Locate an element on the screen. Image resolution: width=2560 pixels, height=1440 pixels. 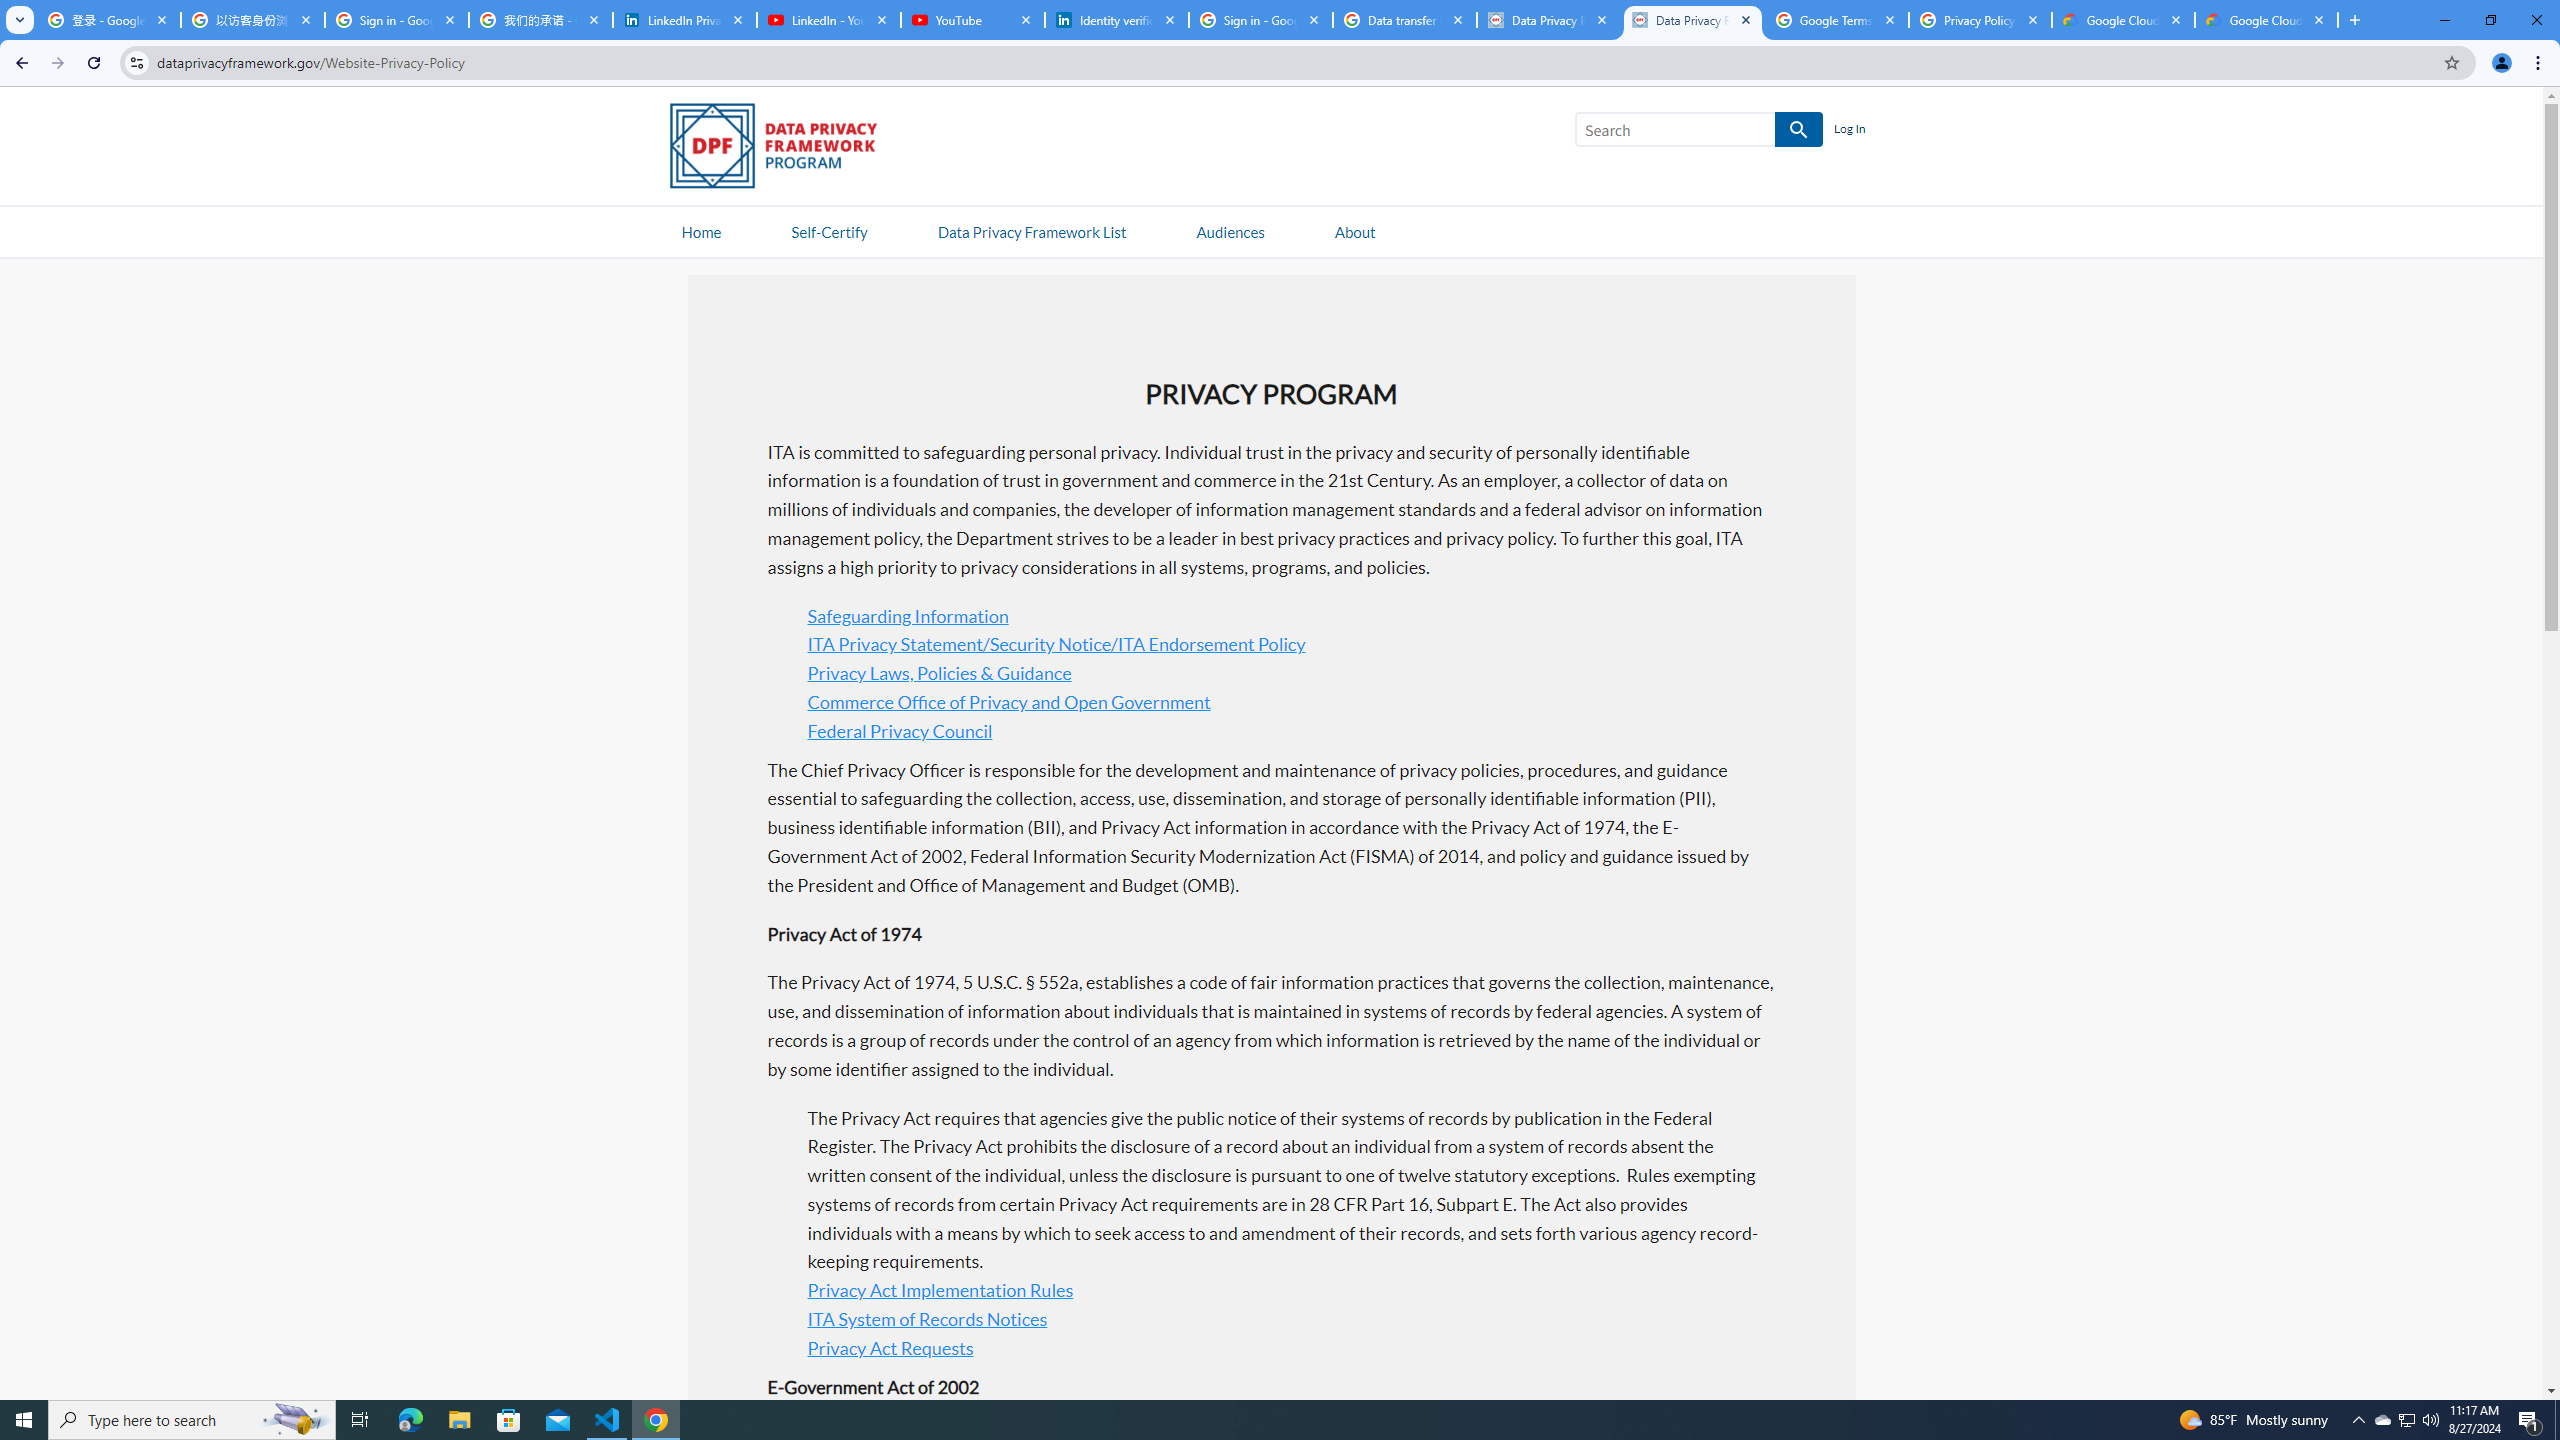
'Data Privacy Framework List' is located at coordinates (1031, 230).